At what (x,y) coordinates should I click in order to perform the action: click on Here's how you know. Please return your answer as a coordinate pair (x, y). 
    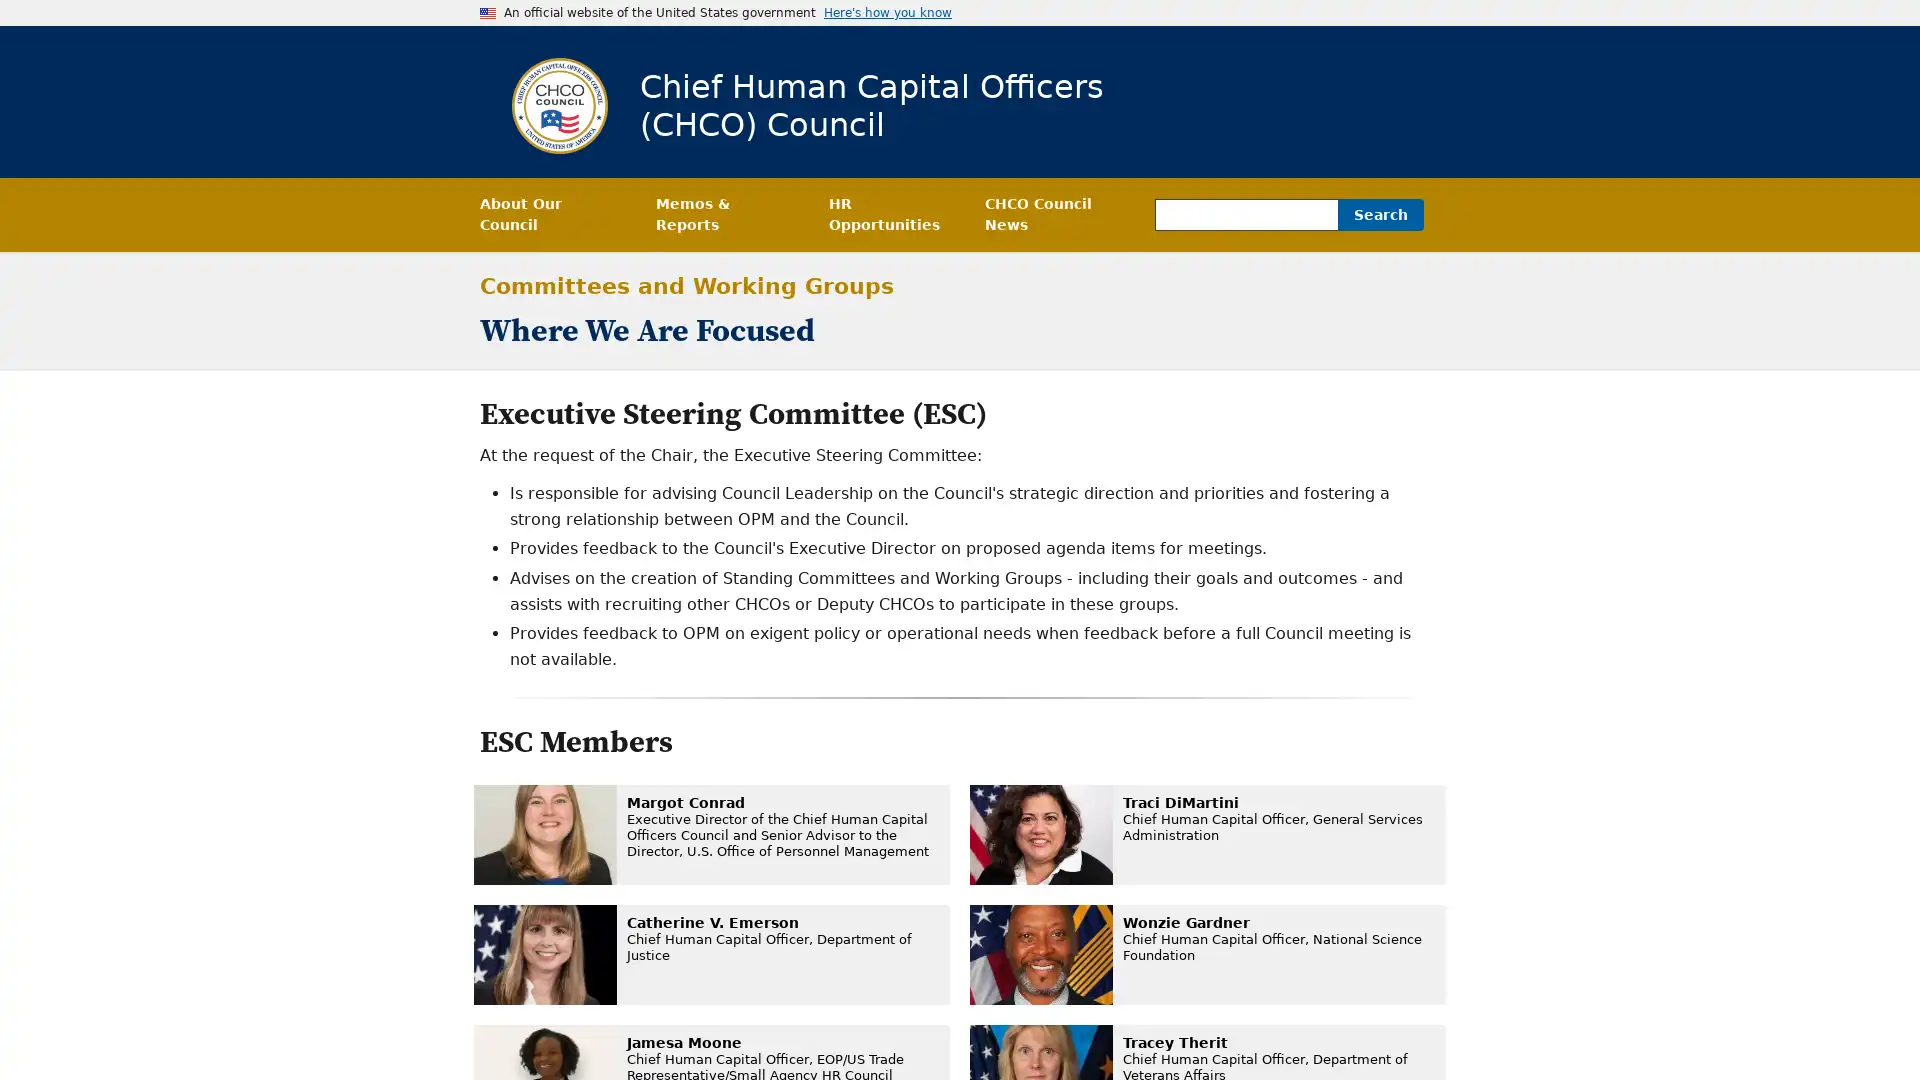
    Looking at the image, I should click on (887, 12).